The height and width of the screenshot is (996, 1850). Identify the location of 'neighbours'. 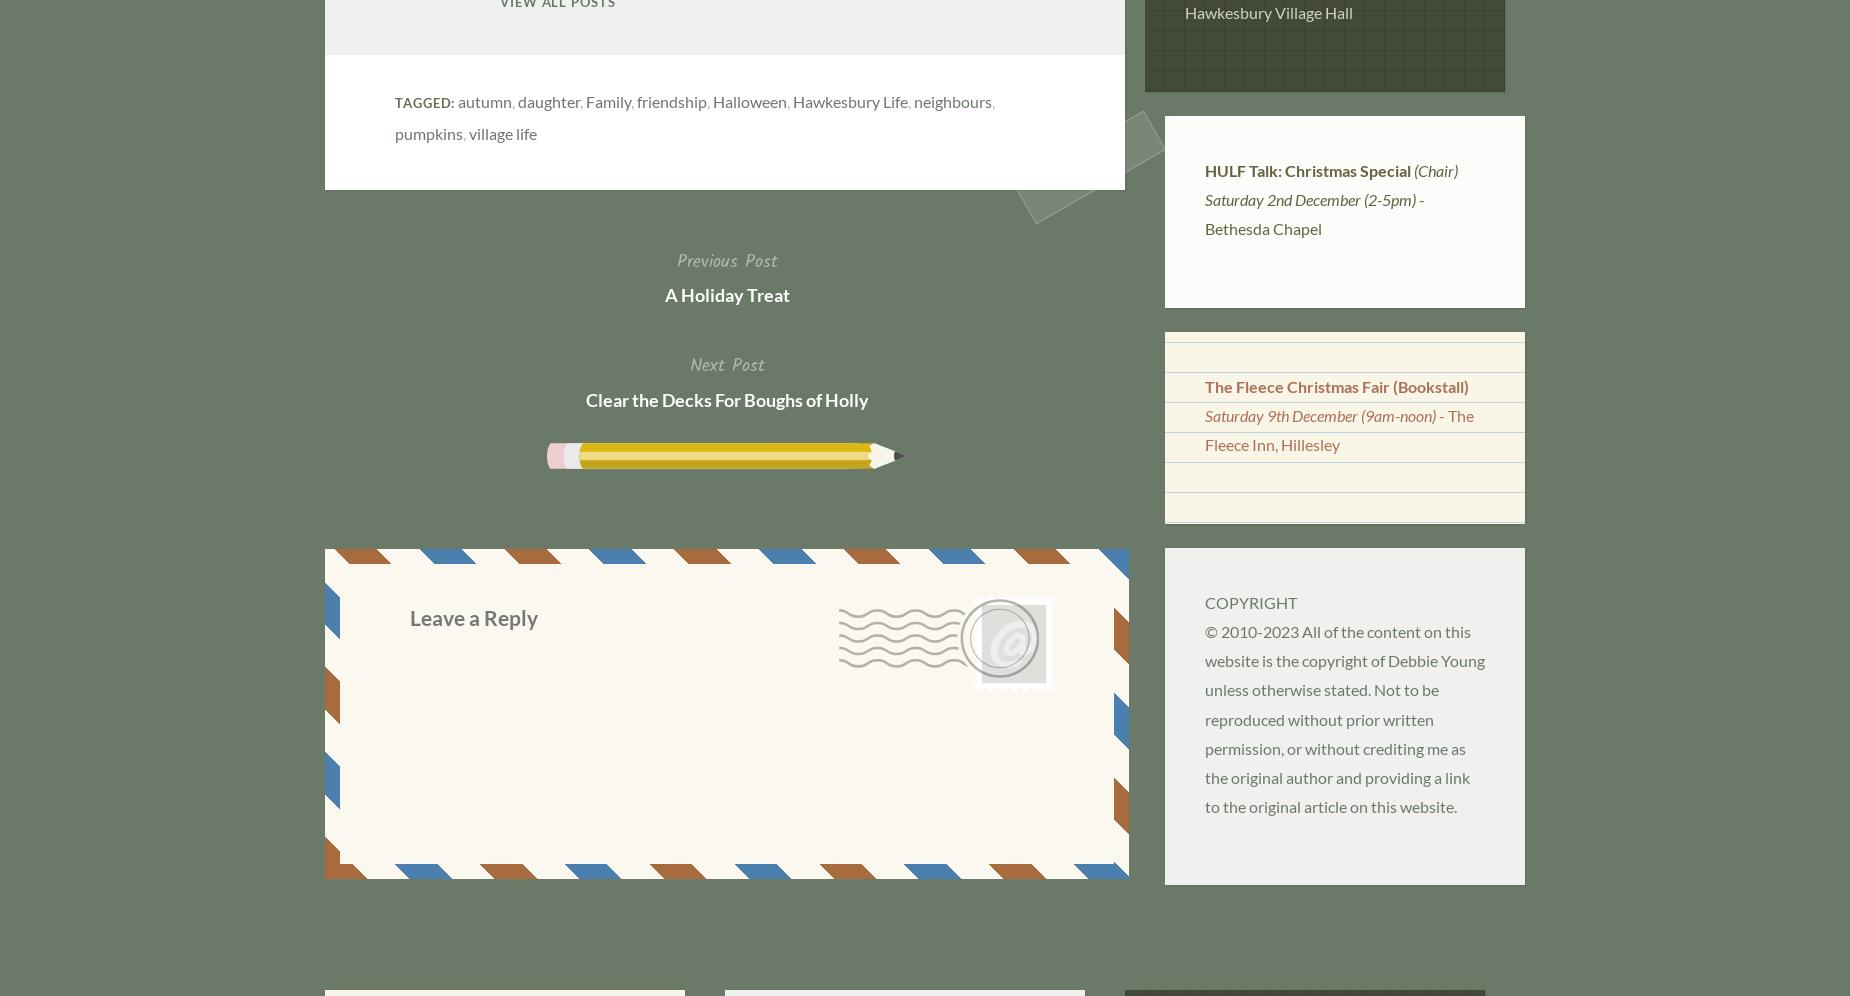
(951, 100).